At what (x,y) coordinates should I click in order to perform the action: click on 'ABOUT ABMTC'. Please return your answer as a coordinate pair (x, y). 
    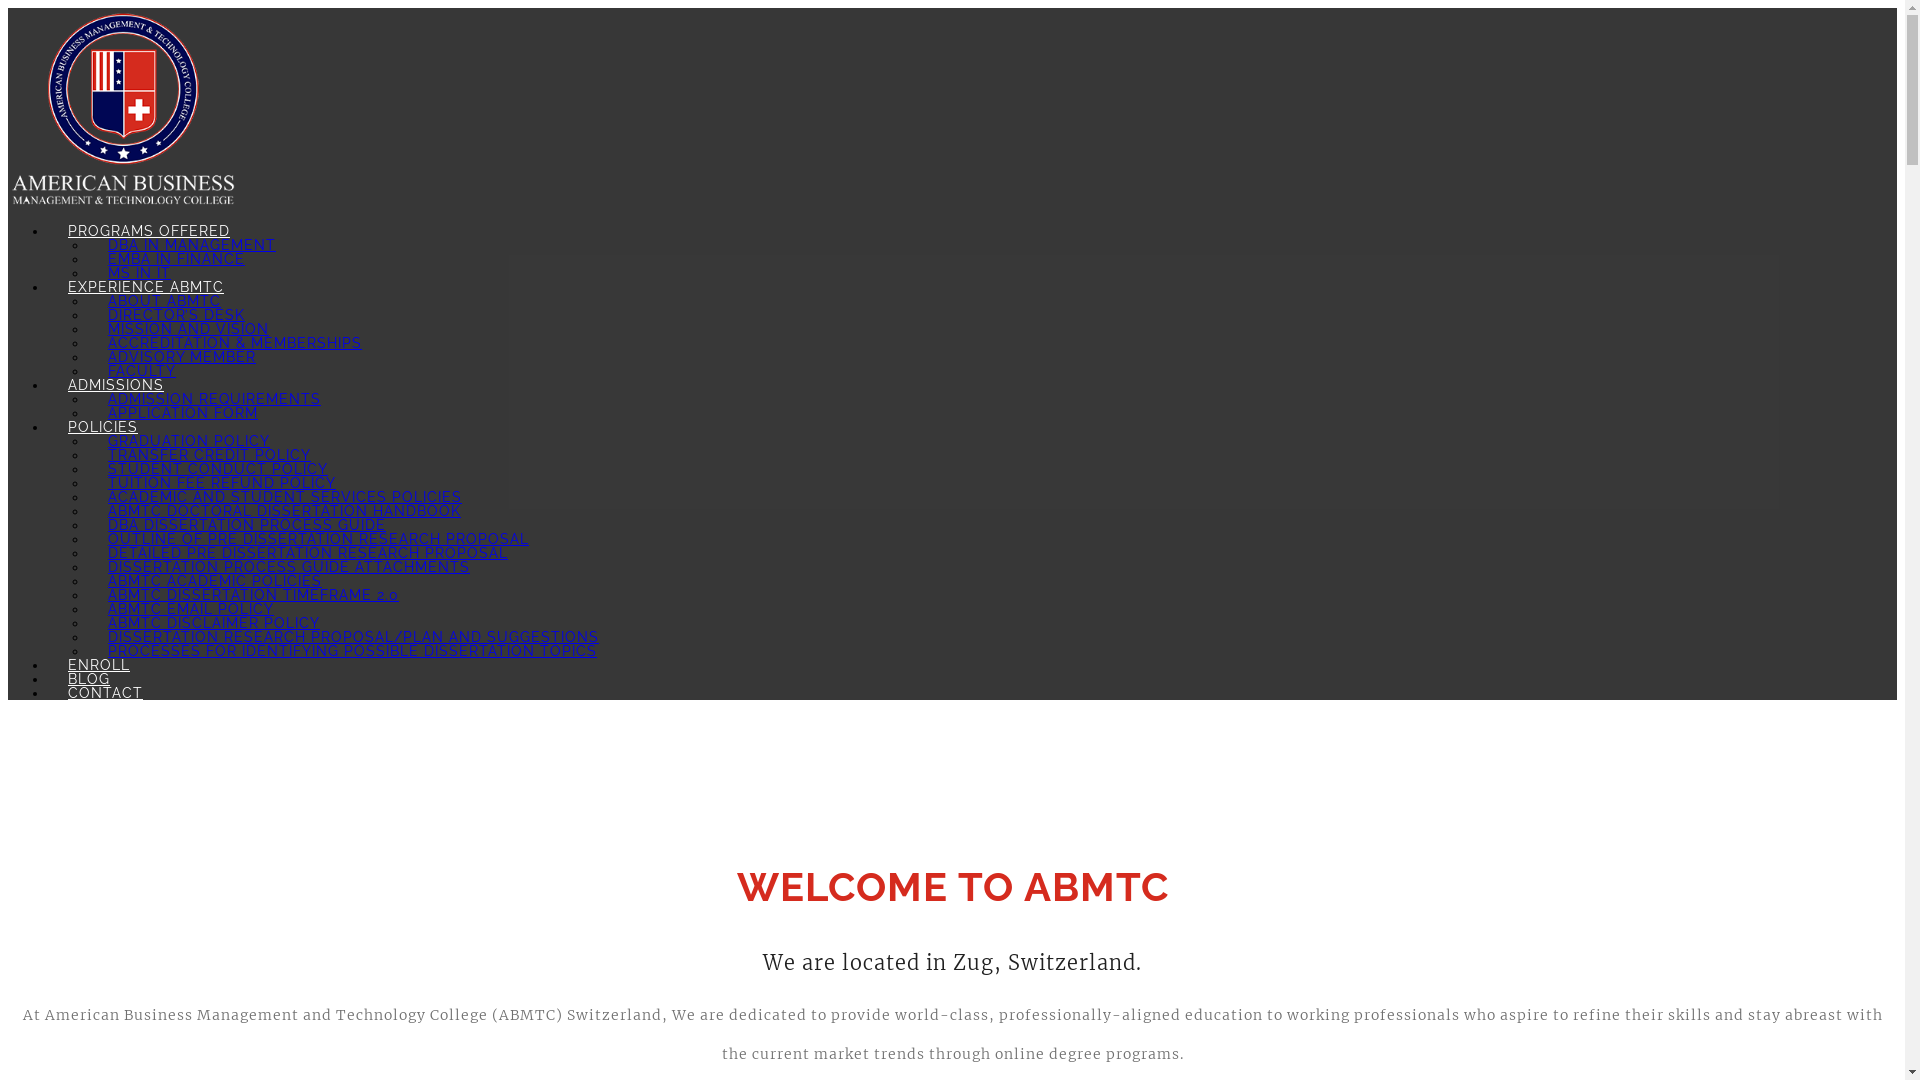
    Looking at the image, I should click on (164, 300).